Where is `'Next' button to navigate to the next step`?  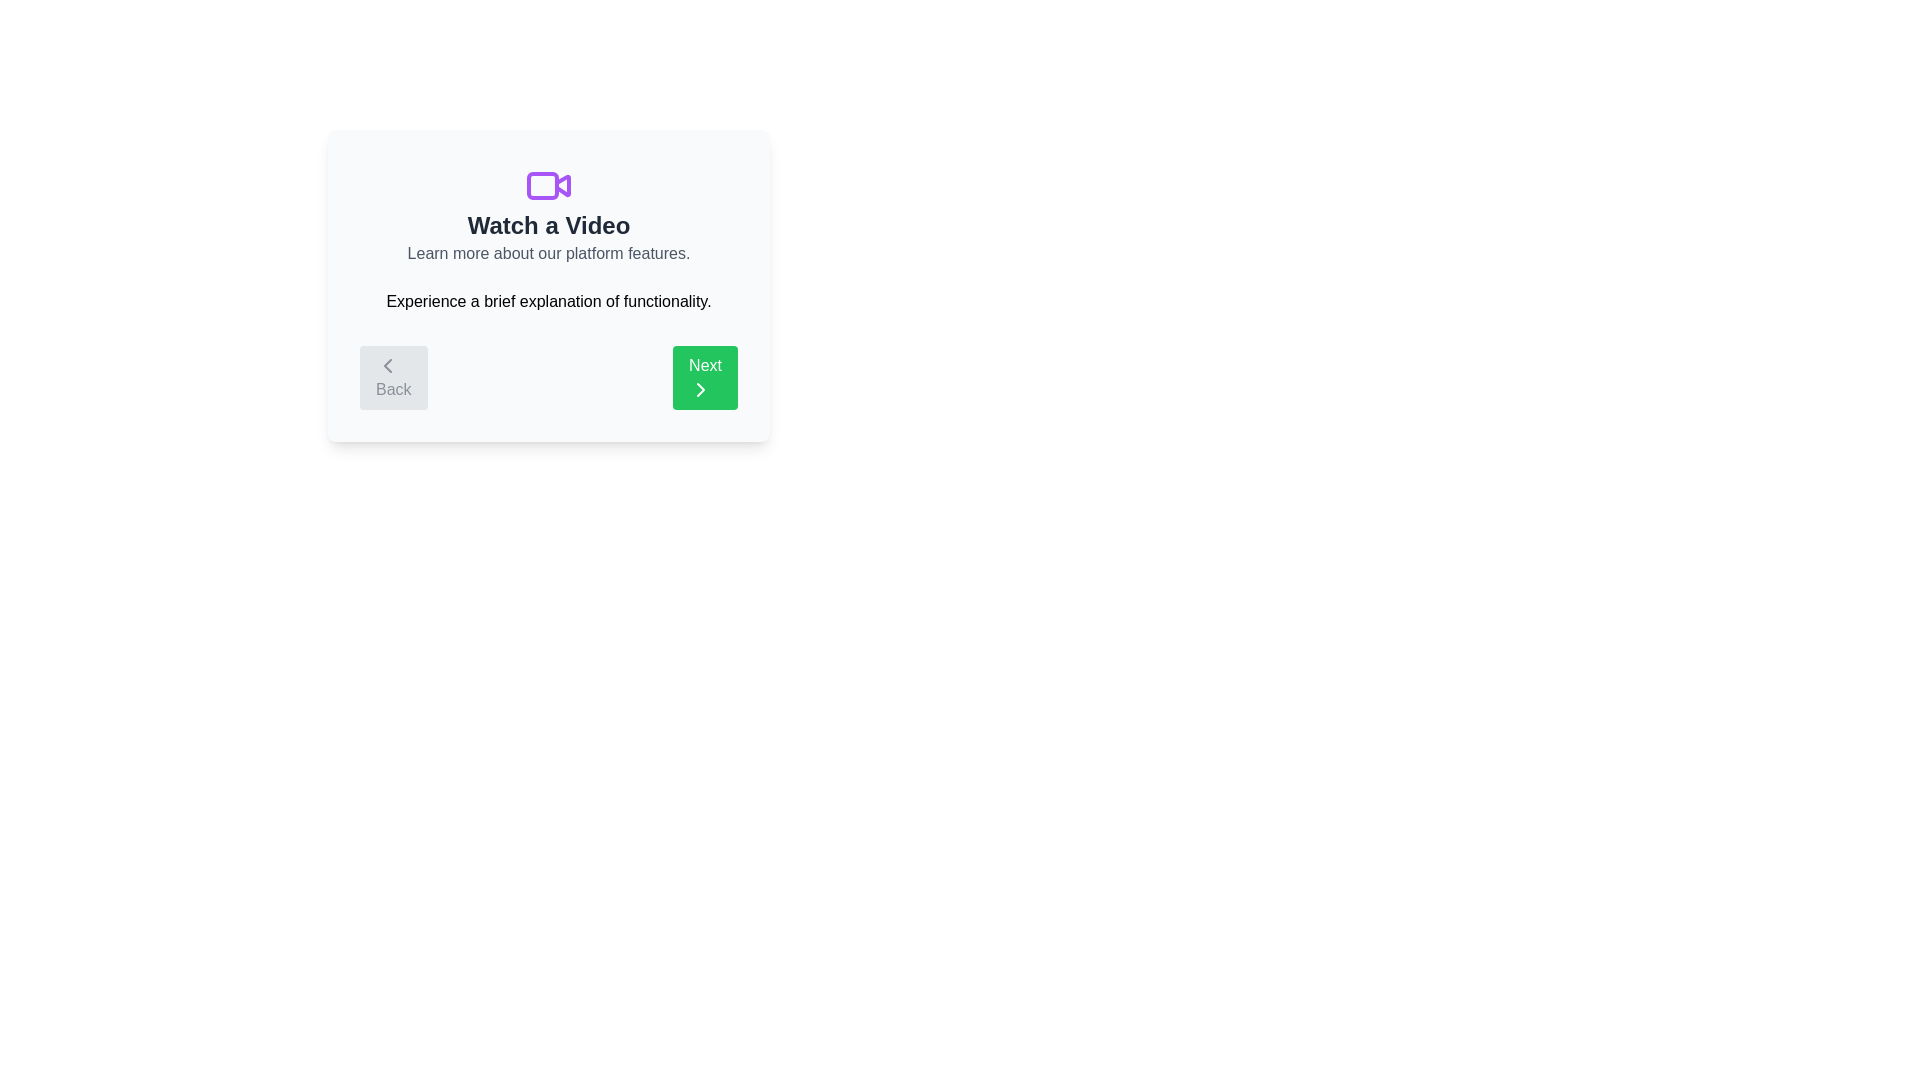
'Next' button to navigate to the next step is located at coordinates (705, 378).